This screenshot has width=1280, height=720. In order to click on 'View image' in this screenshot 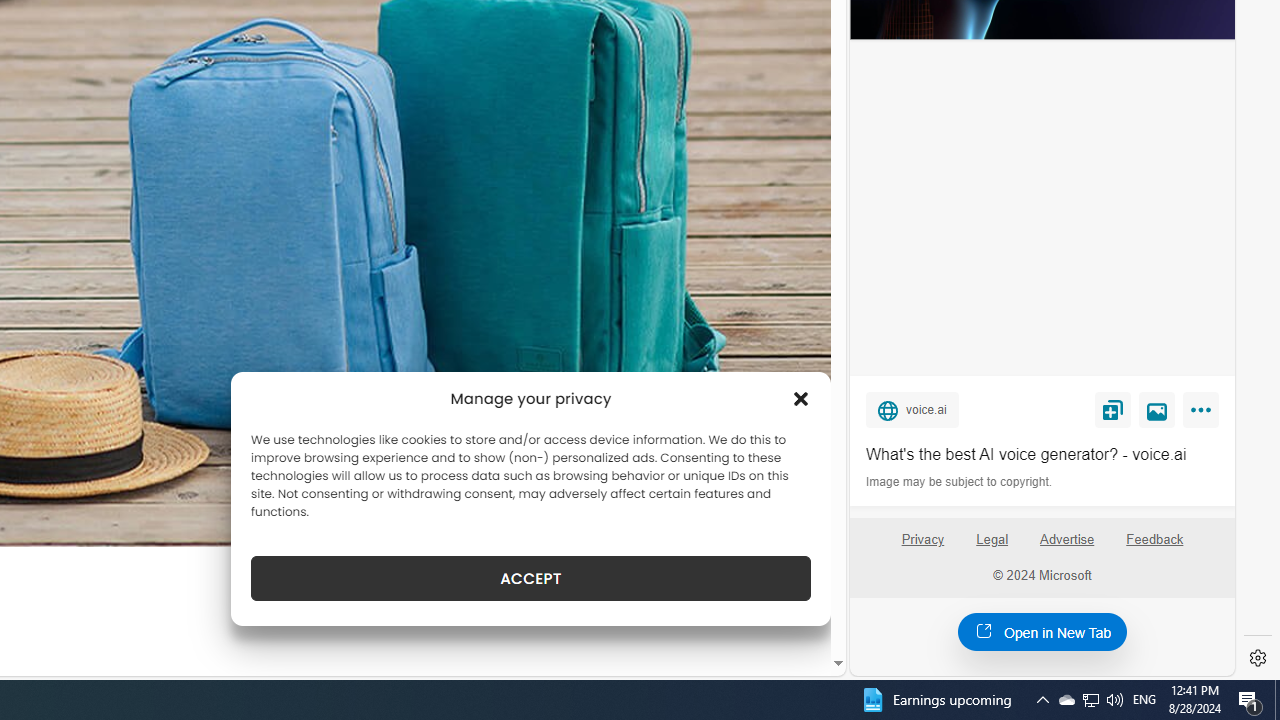, I will do `click(1157, 408)`.